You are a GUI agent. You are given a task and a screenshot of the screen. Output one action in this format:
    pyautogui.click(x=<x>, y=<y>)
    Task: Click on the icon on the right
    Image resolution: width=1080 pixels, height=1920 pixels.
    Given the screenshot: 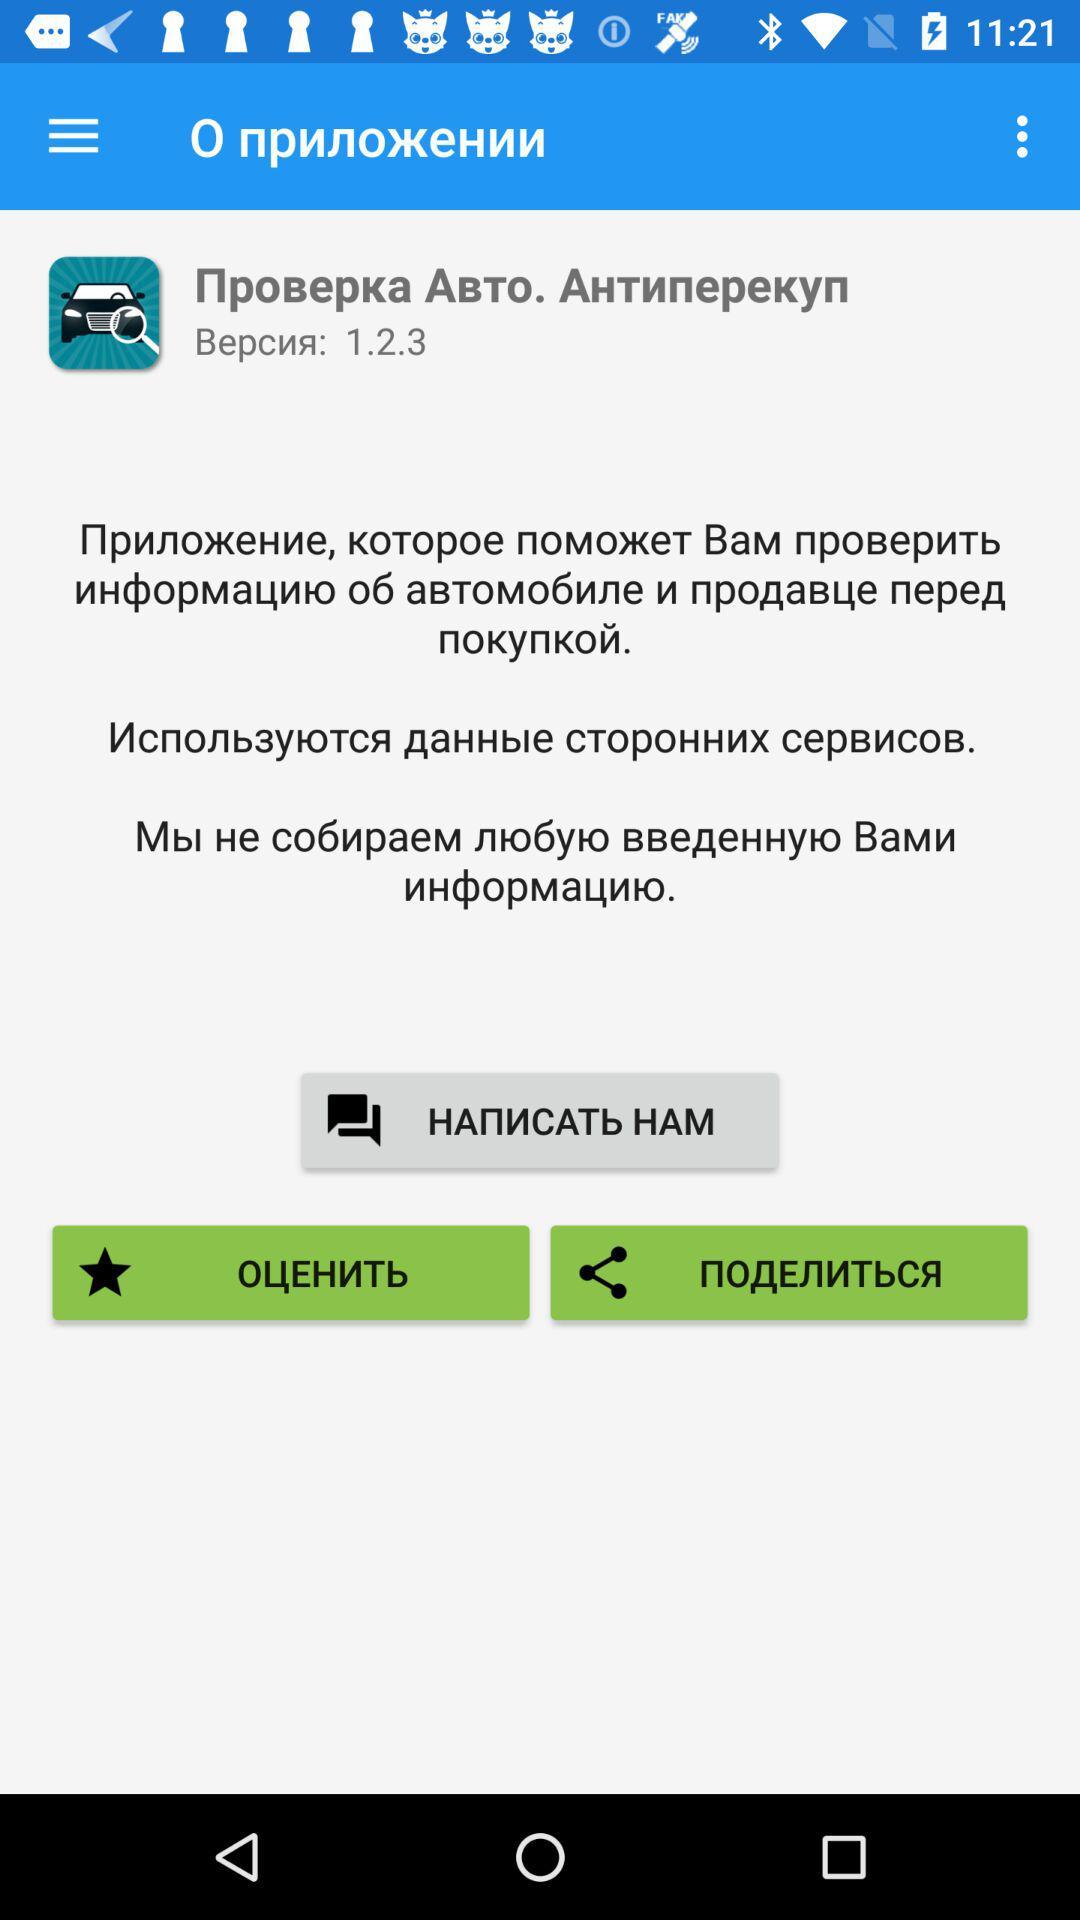 What is the action you would take?
    pyautogui.click(x=788, y=1271)
    